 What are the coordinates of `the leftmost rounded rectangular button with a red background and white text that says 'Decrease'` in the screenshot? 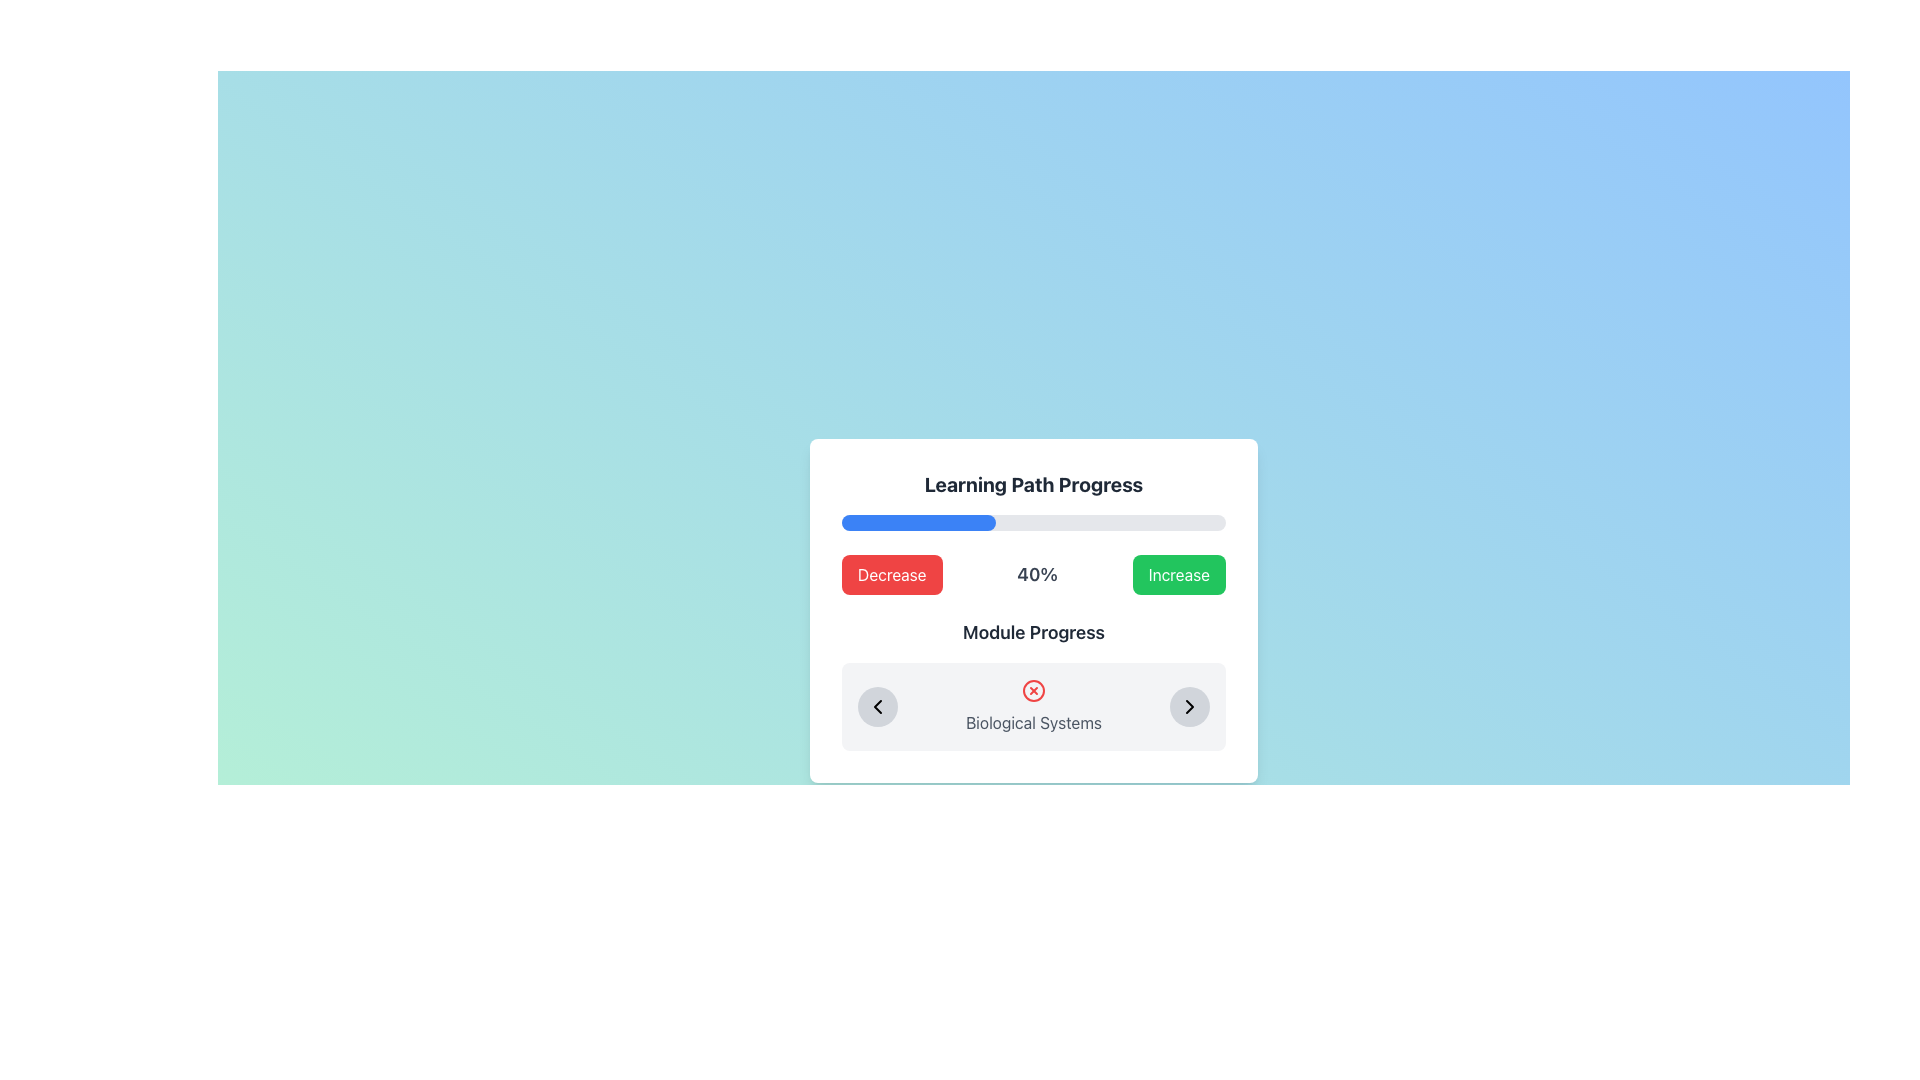 It's located at (891, 574).